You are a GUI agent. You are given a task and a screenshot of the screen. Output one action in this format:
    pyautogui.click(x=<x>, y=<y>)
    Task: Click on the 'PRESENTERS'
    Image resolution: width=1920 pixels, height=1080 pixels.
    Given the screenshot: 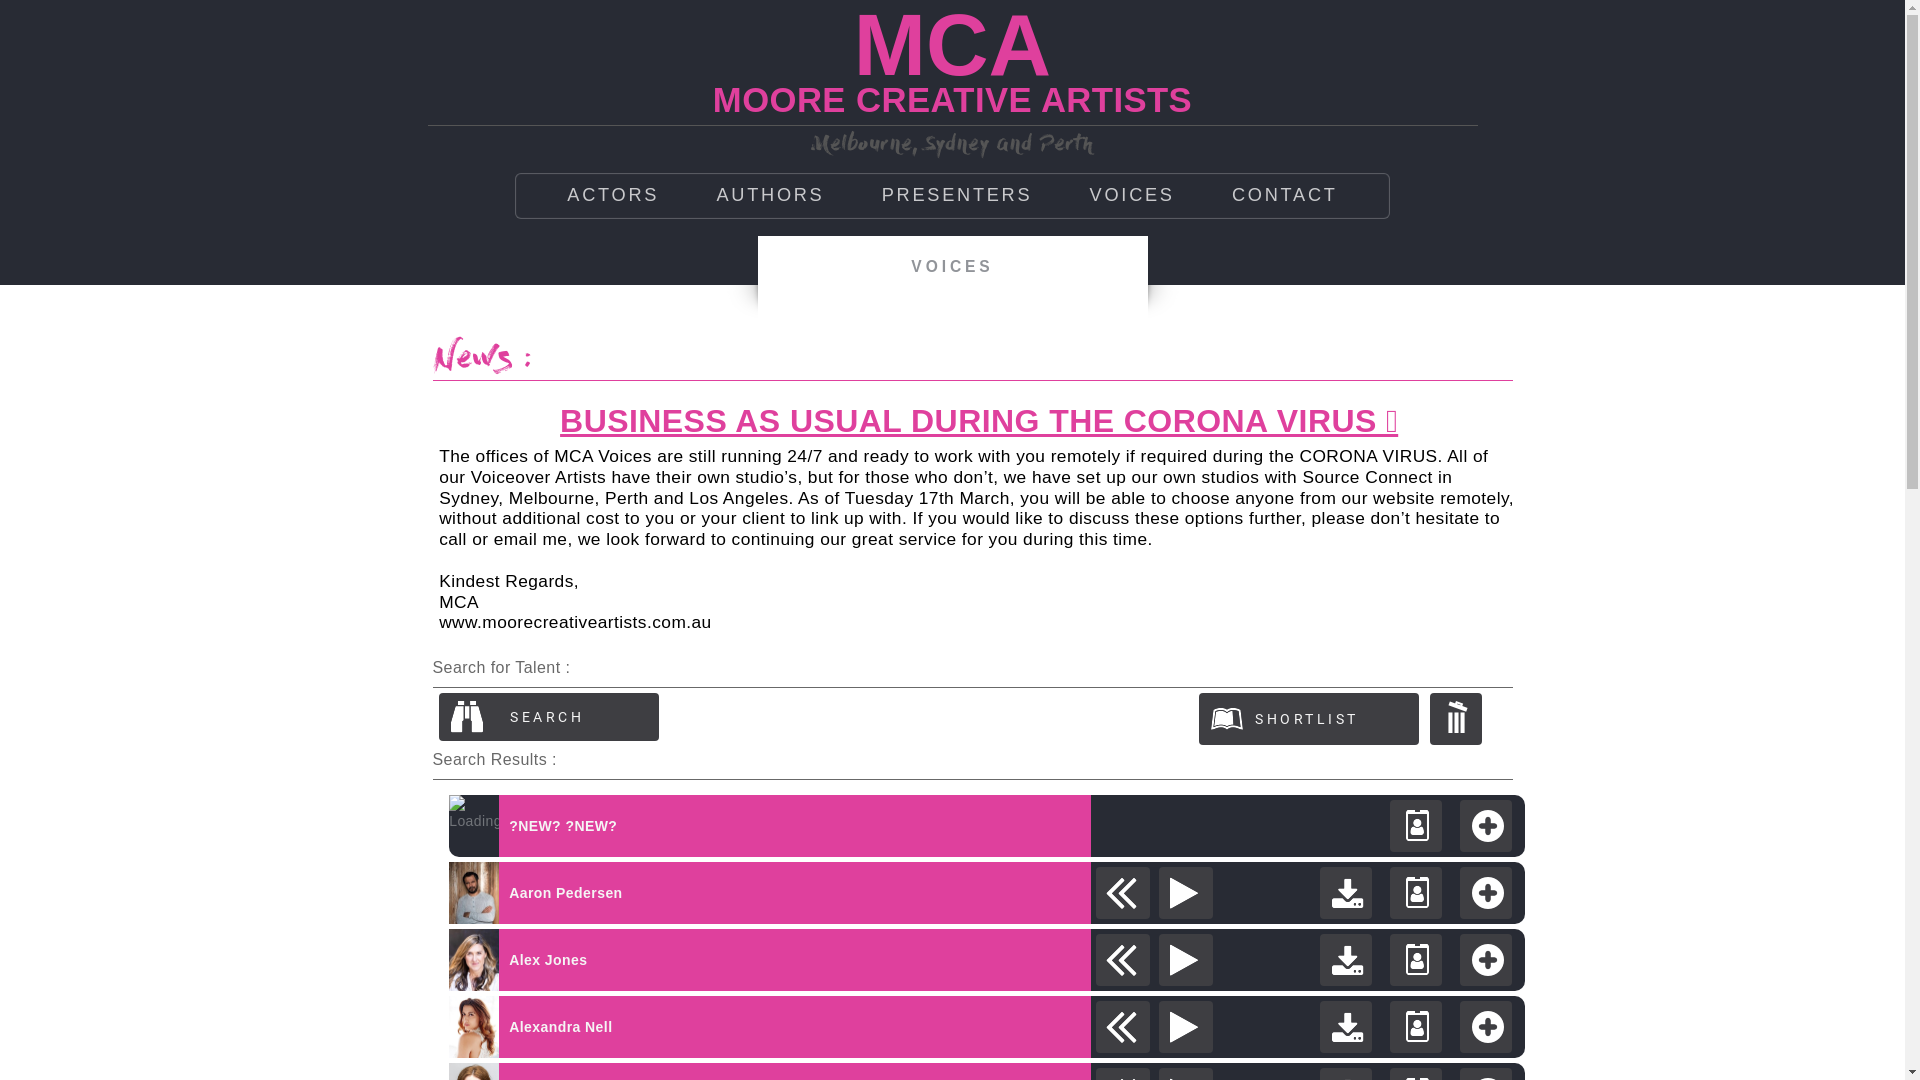 What is the action you would take?
    pyautogui.click(x=956, y=196)
    